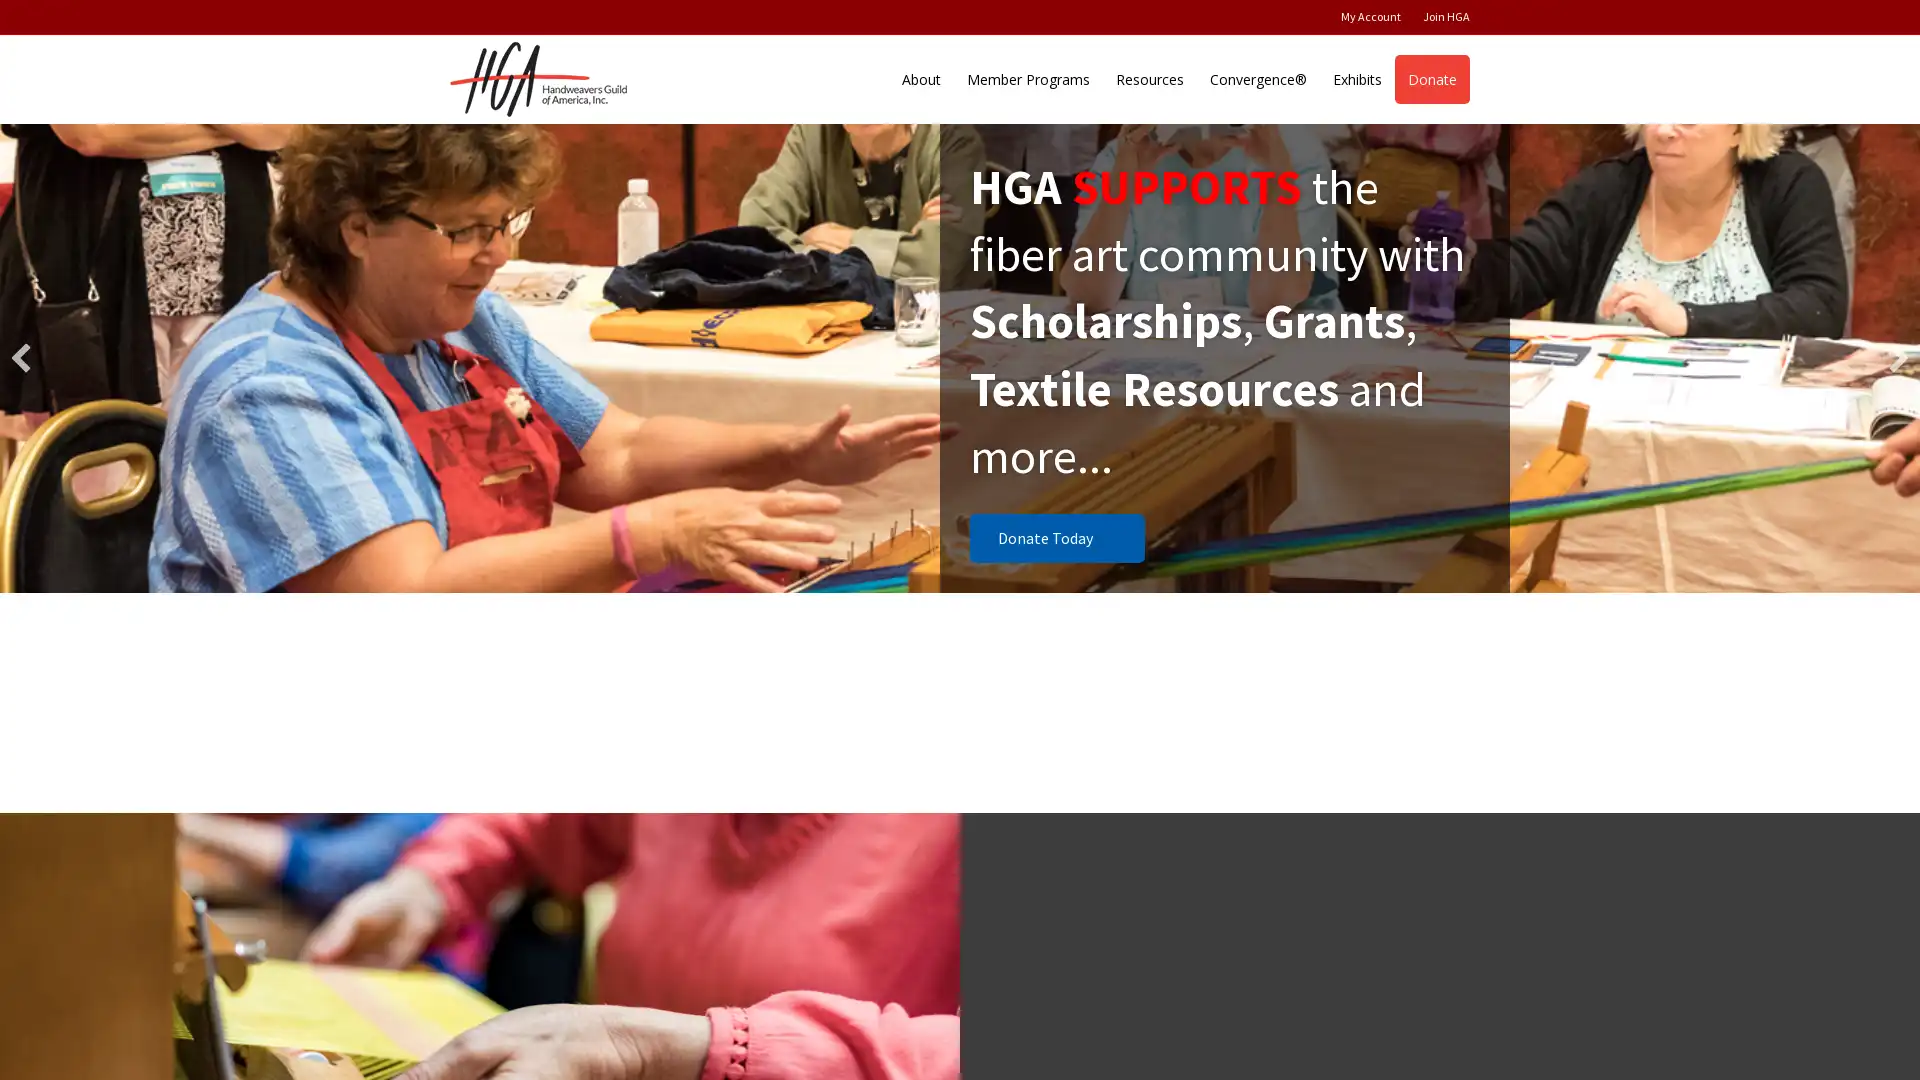  What do you see at coordinates (1045, 536) in the screenshot?
I see `Join Today` at bounding box center [1045, 536].